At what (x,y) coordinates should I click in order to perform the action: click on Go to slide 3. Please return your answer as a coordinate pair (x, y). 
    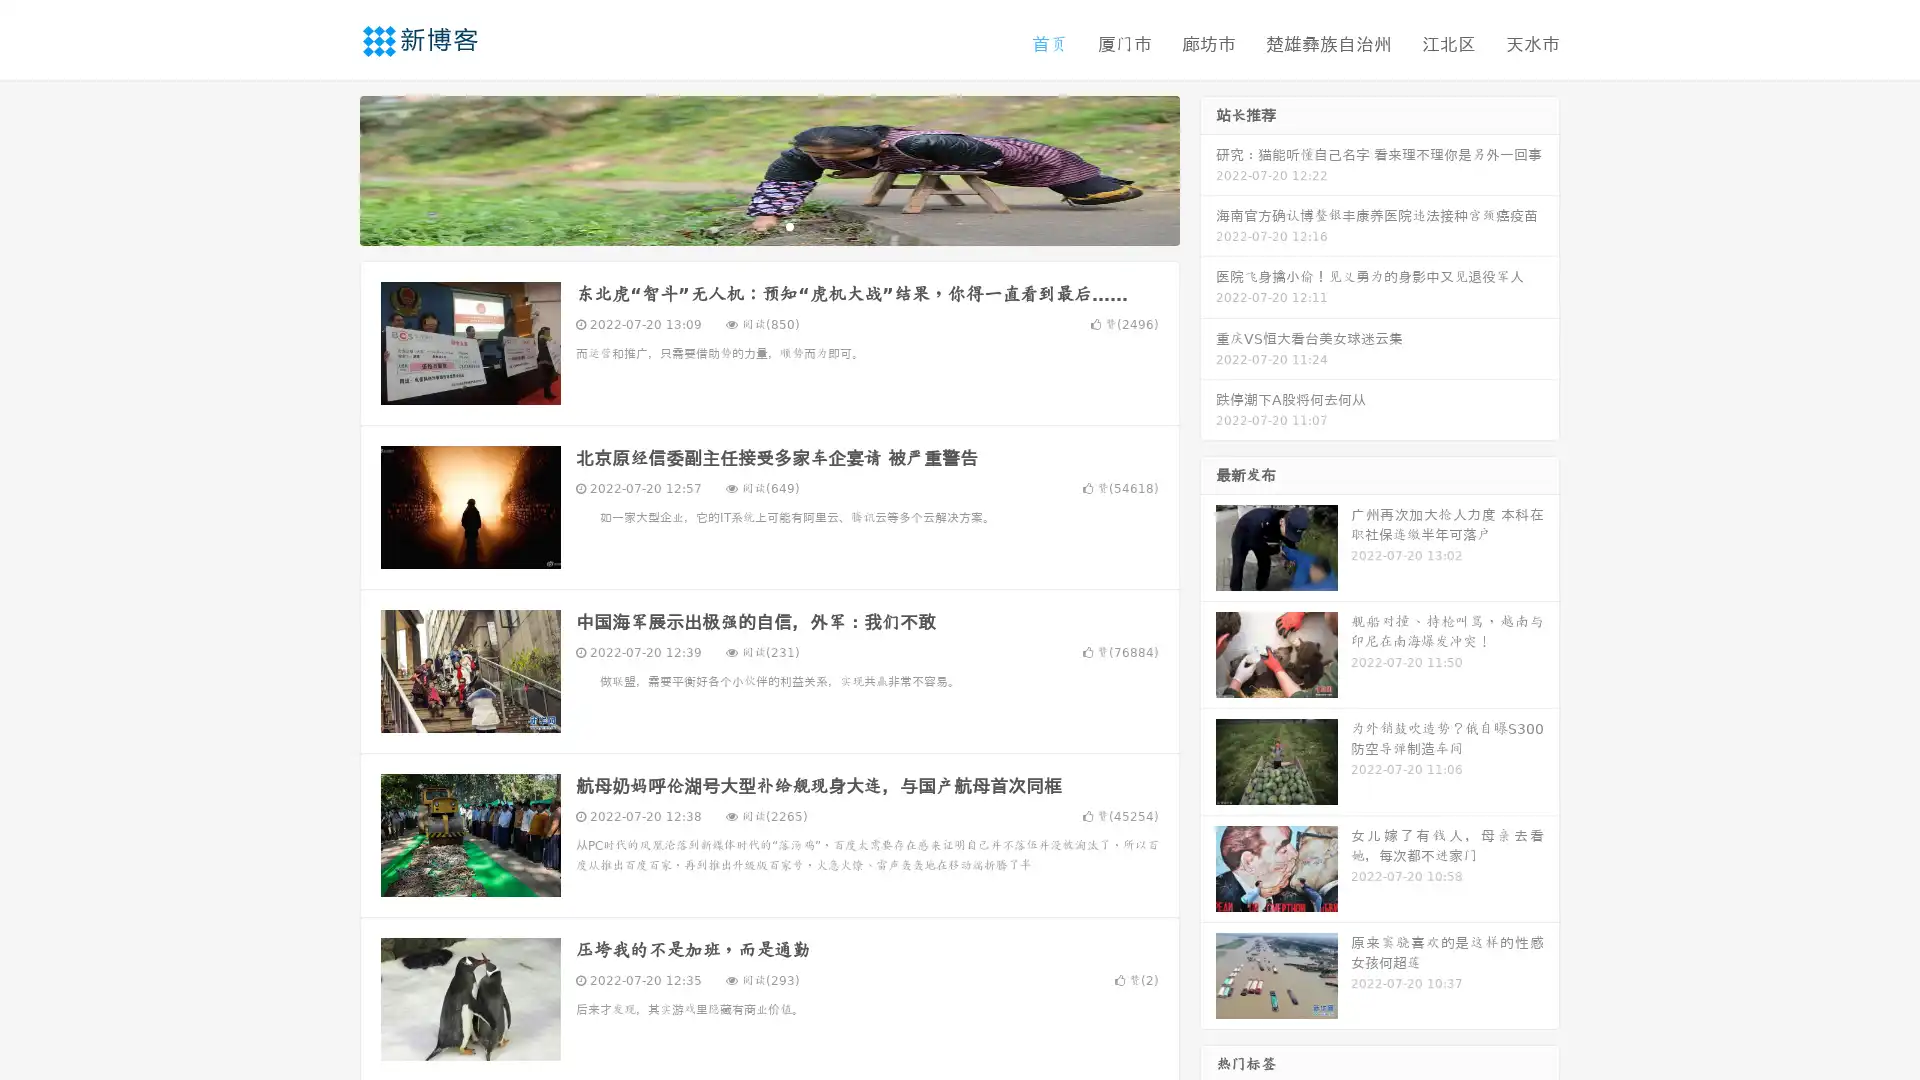
    Looking at the image, I should click on (789, 225).